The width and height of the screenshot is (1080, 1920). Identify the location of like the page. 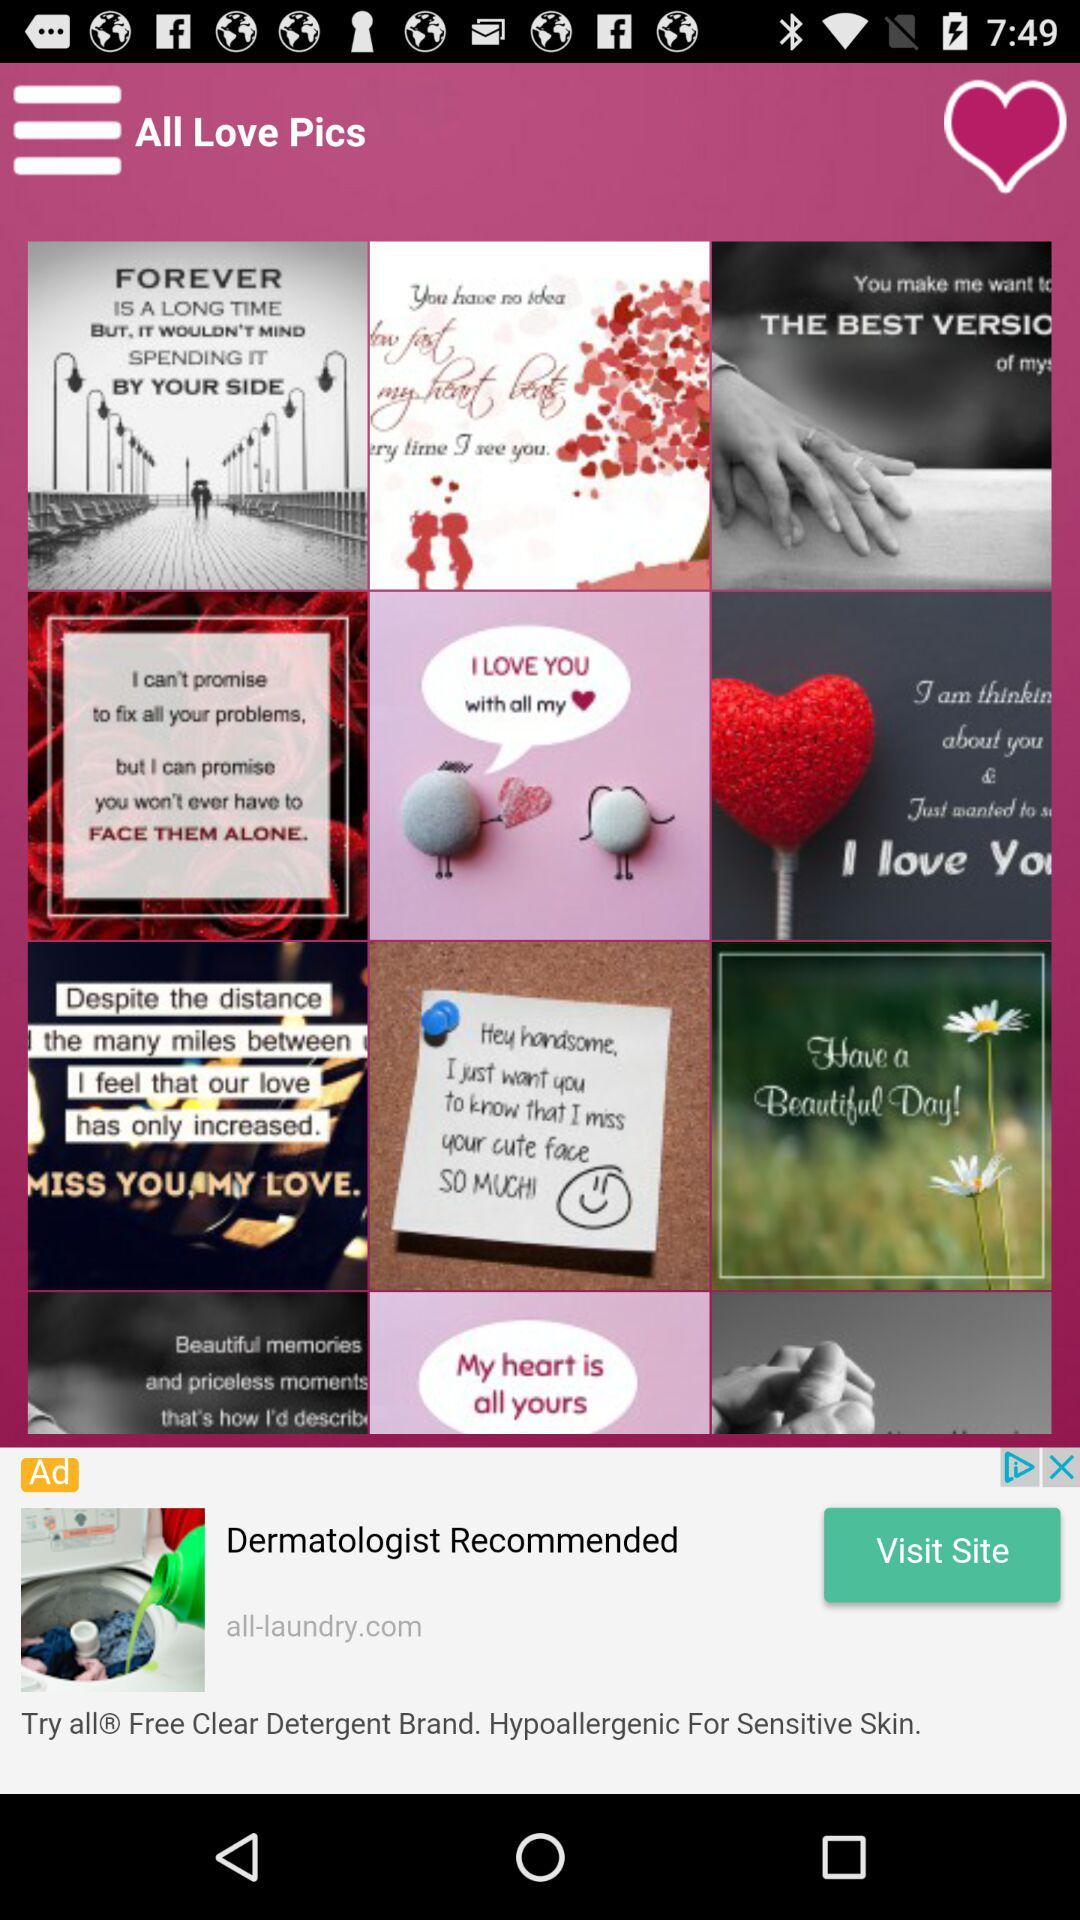
(1005, 136).